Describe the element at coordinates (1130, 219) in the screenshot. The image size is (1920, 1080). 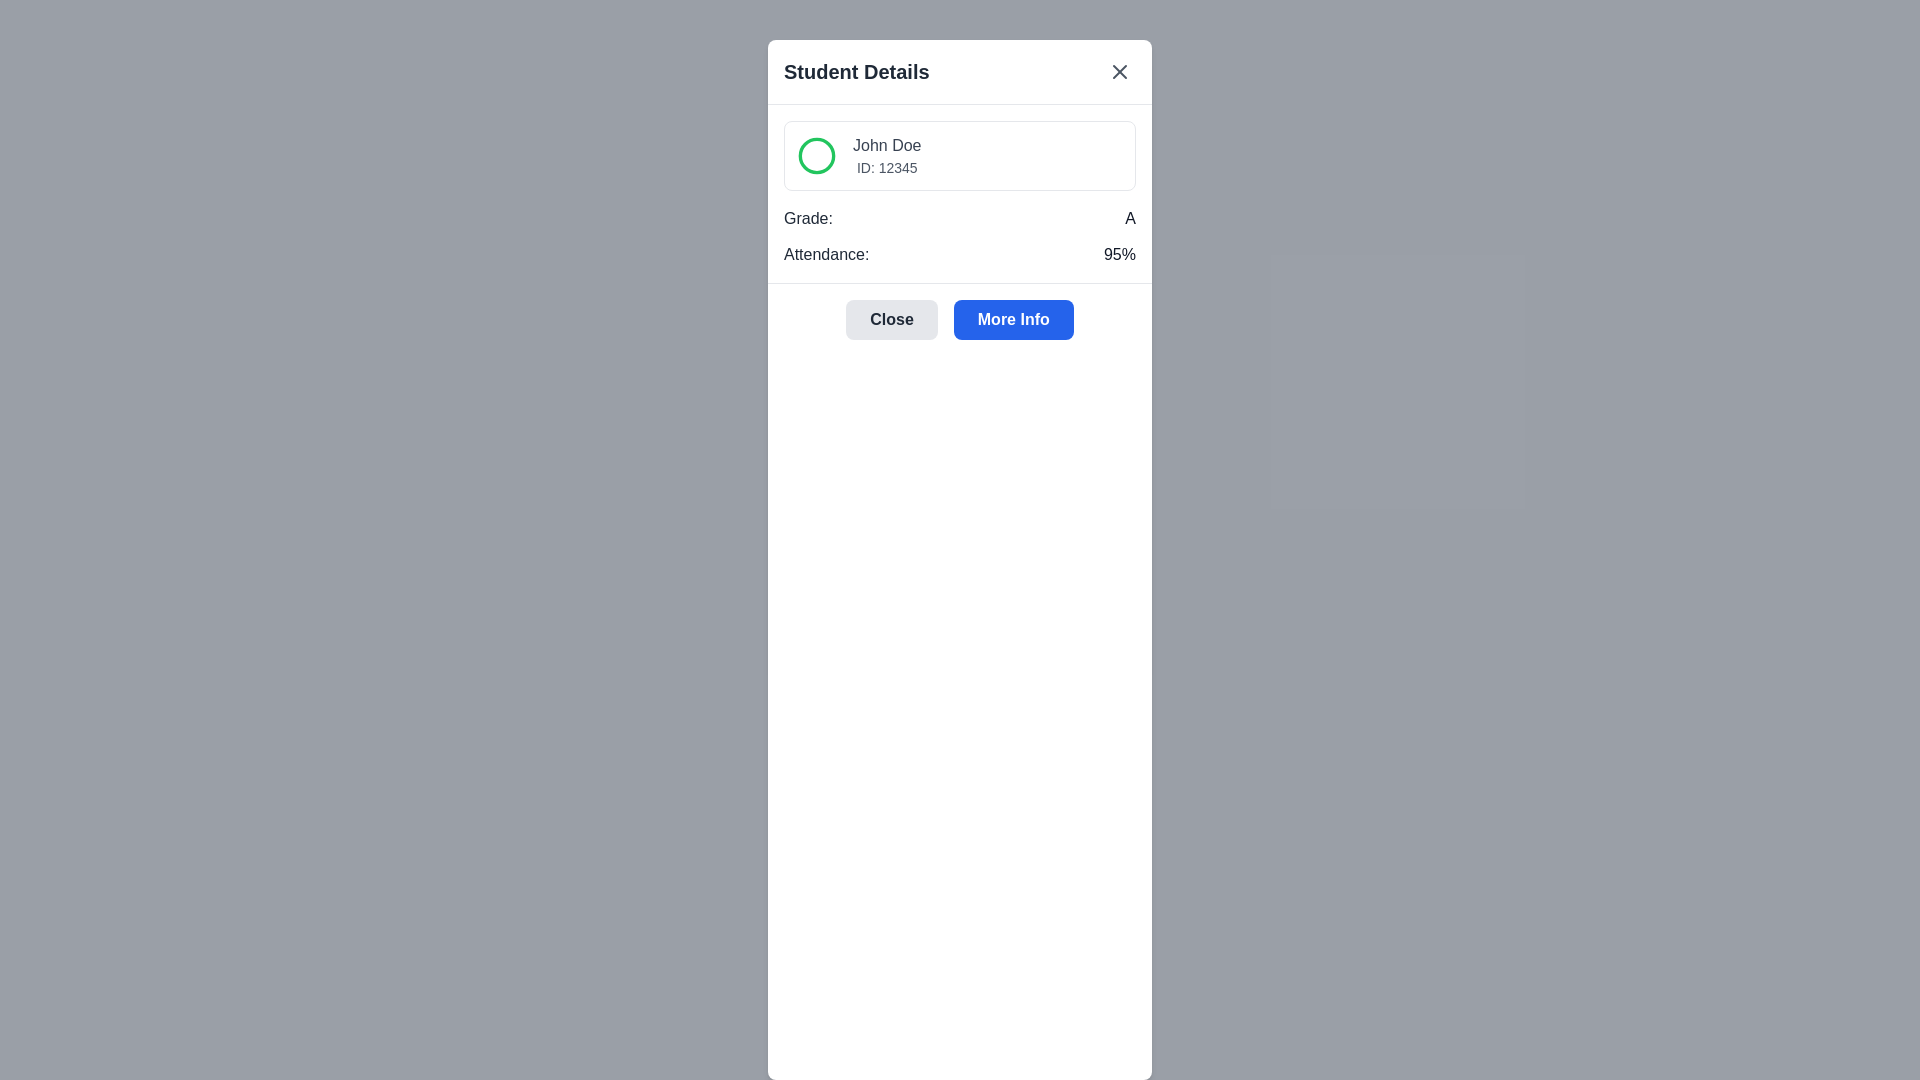
I see `the text content displaying the grade value ('A') associated with the user data, located to the right of the 'Grade:' label and below the 'John Doe' information header` at that location.